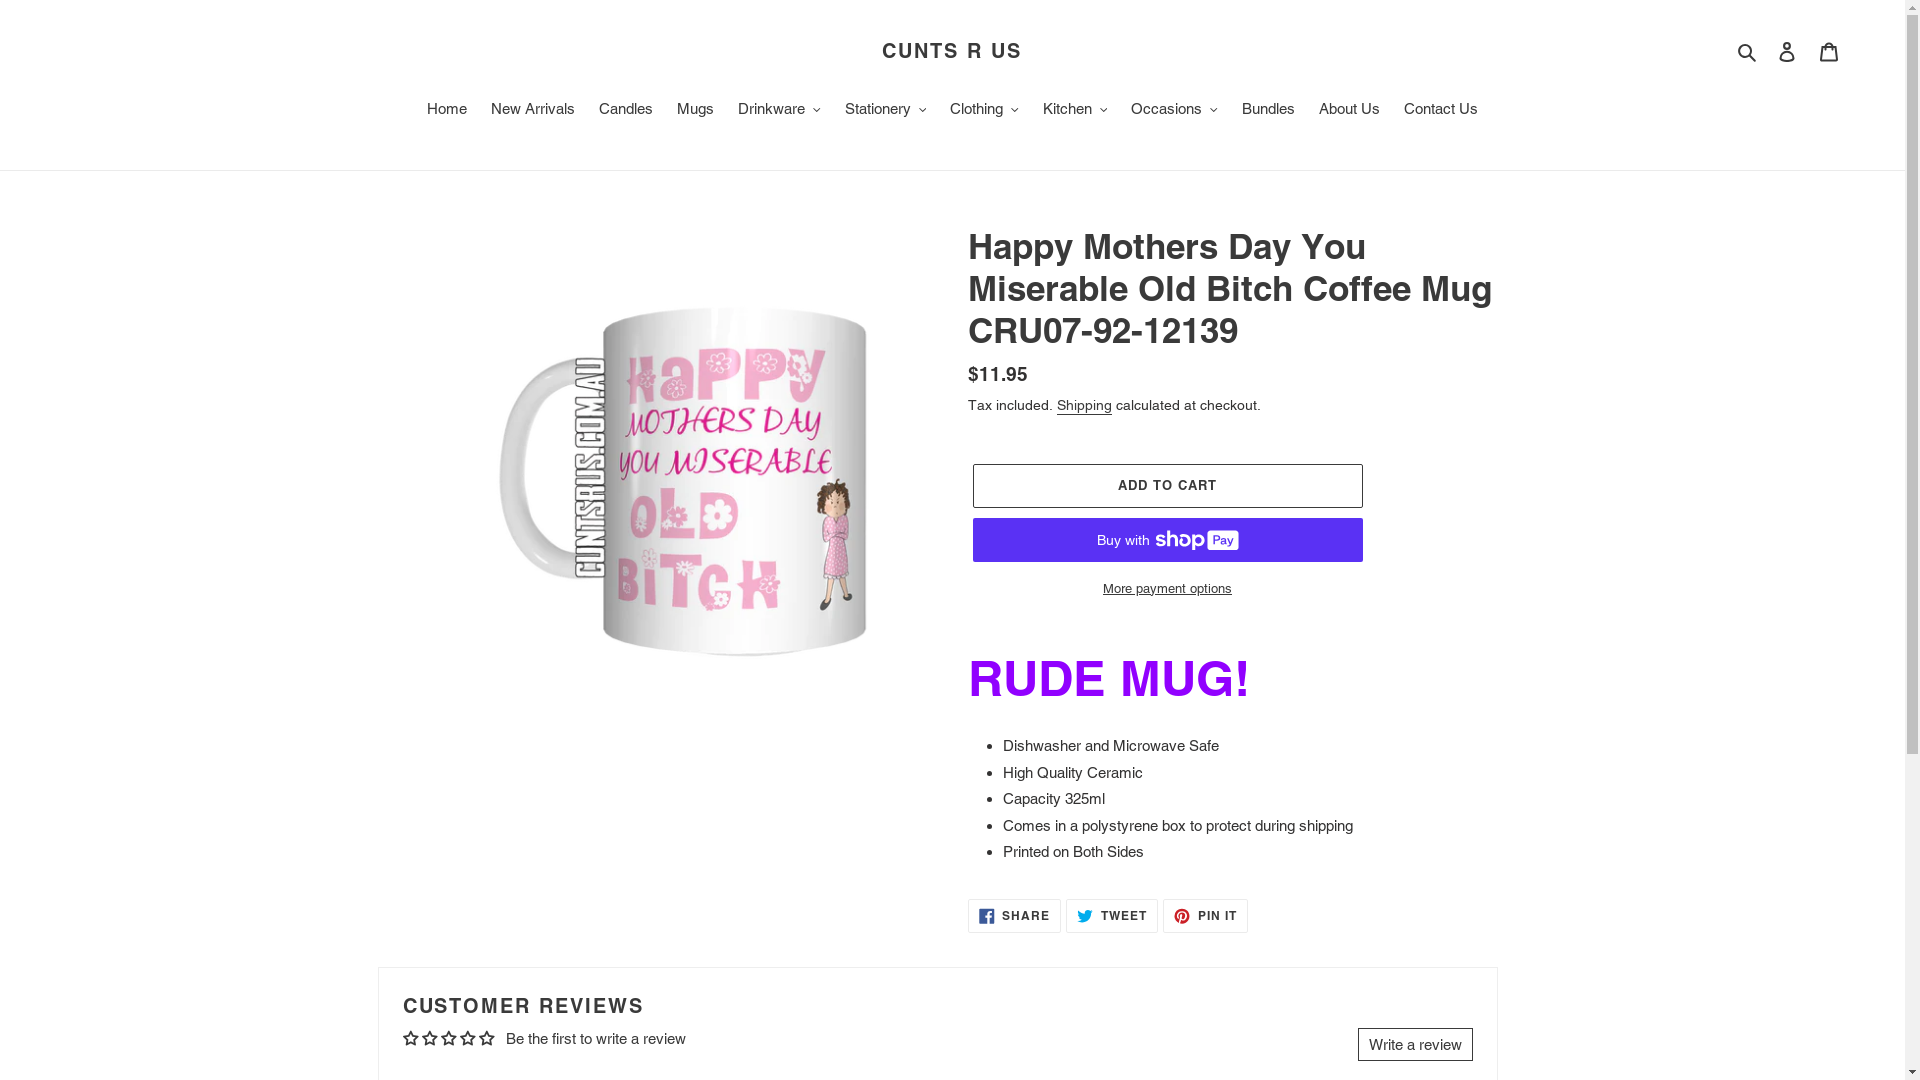  What do you see at coordinates (445, 111) in the screenshot?
I see `'Home'` at bounding box center [445, 111].